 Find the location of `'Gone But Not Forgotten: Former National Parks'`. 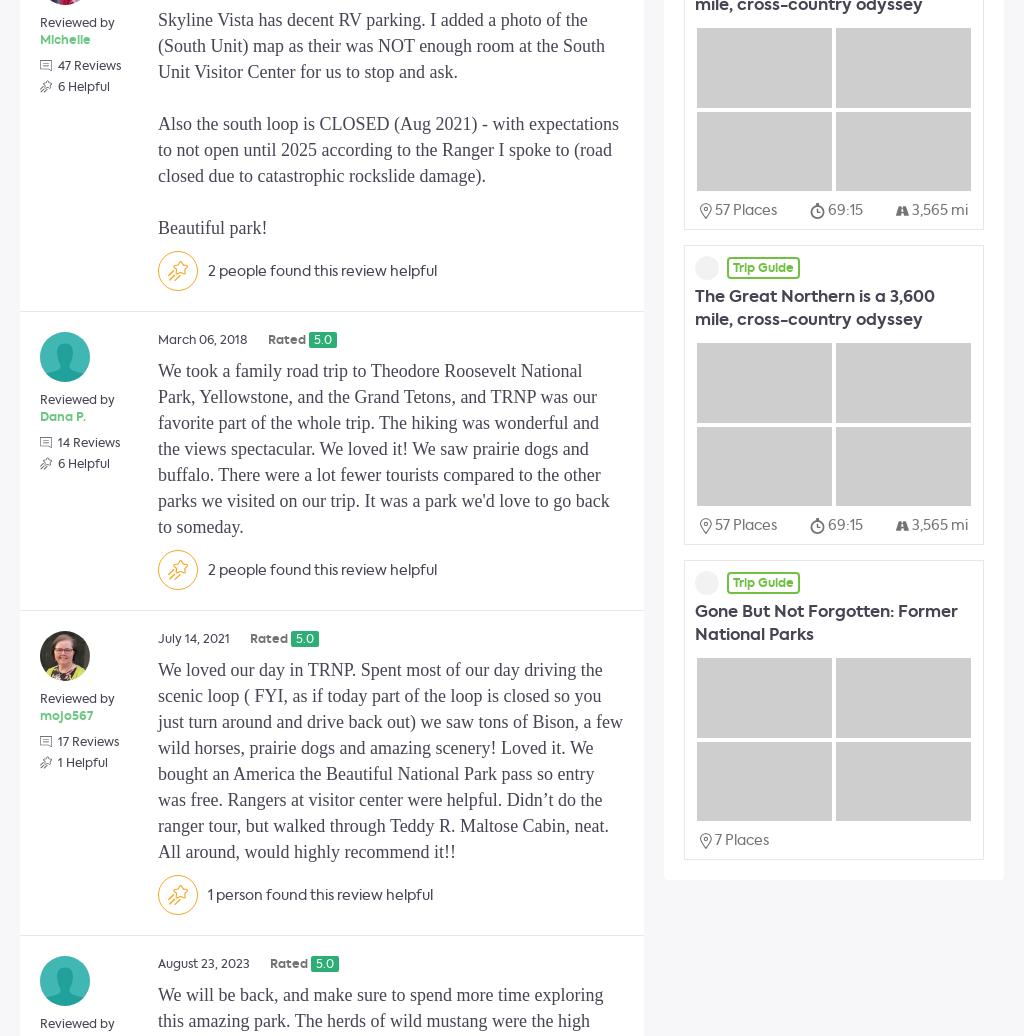

'Gone But Not Forgotten: Former National Parks' is located at coordinates (825, 623).